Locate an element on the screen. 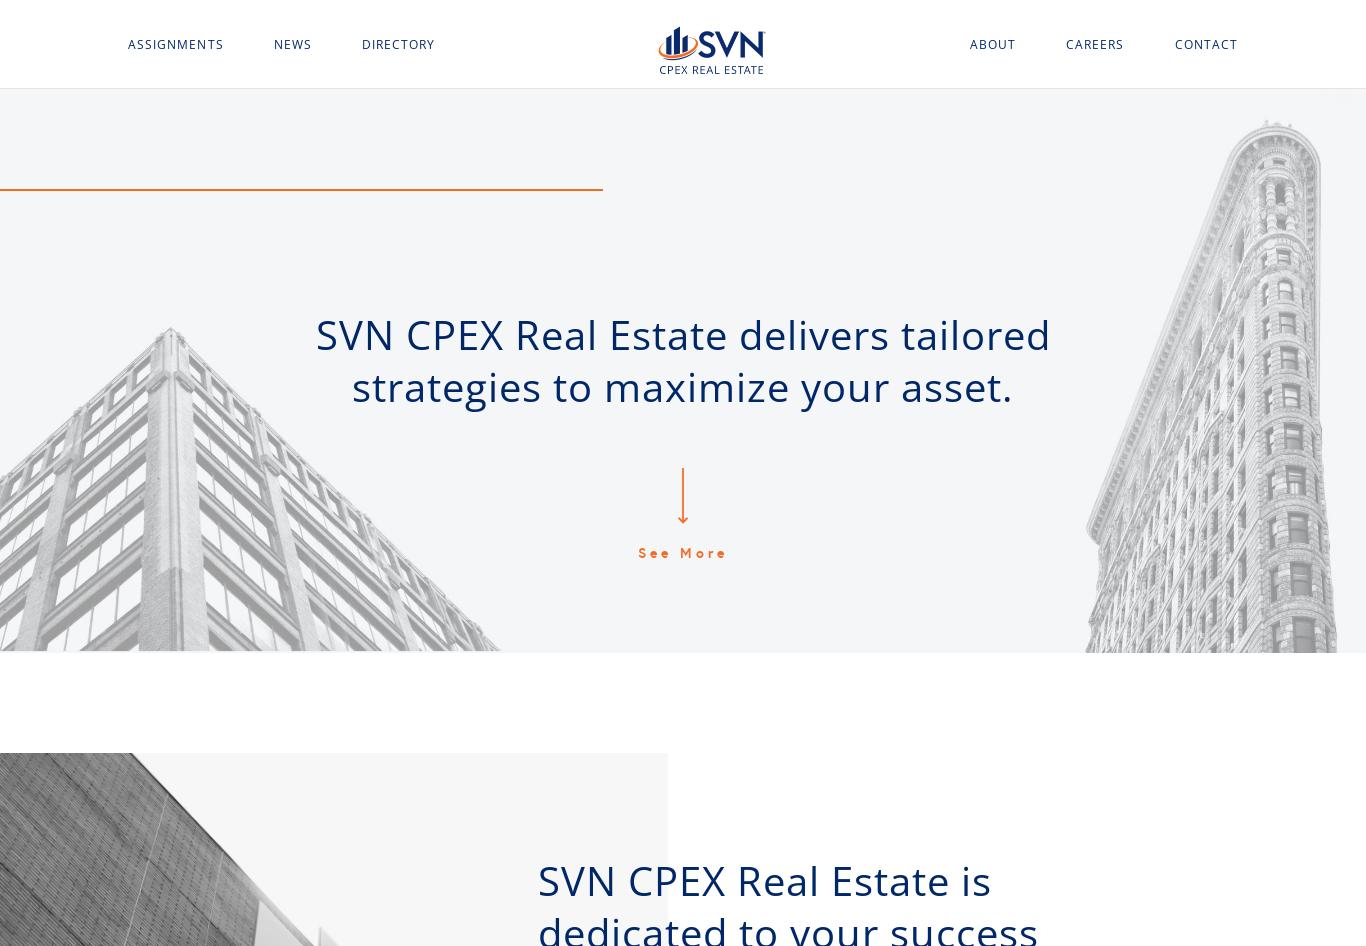  'Completed' is located at coordinates (168, 254).